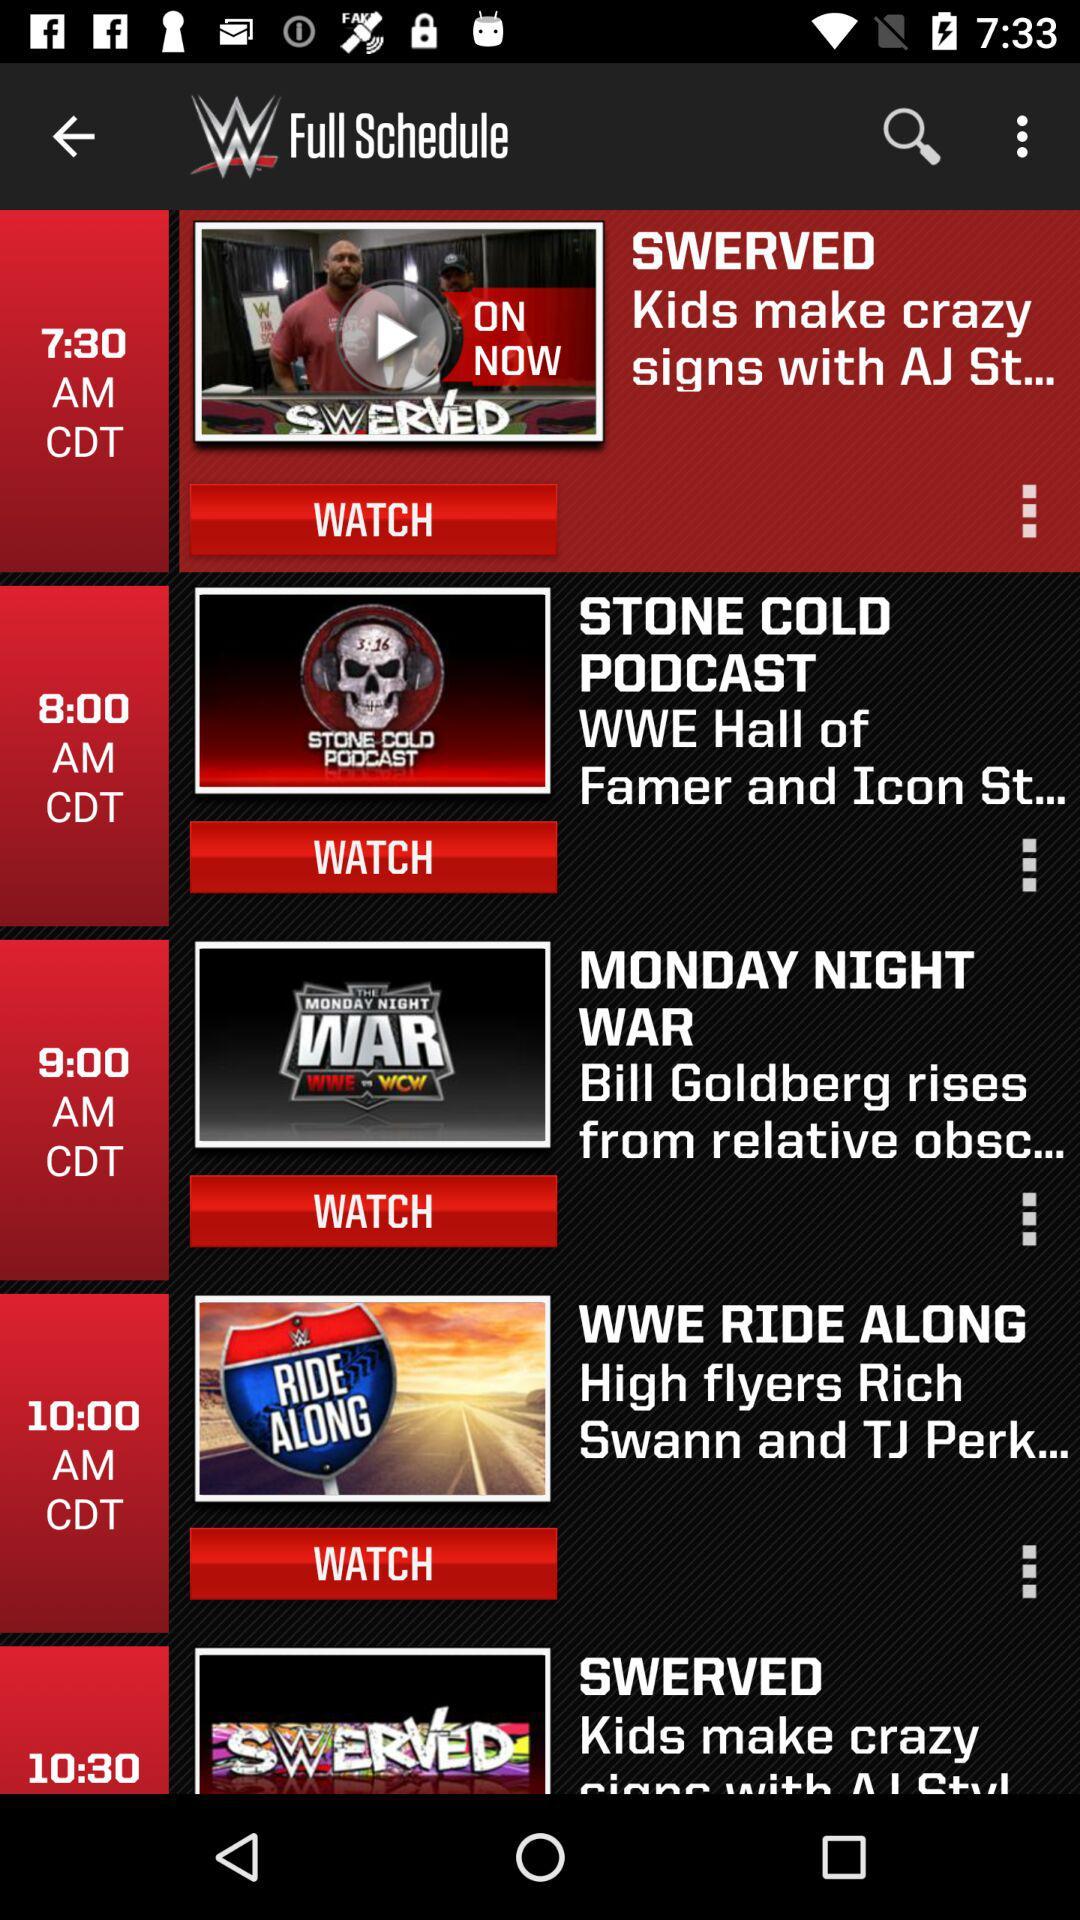  Describe the element at coordinates (1027, 519) in the screenshot. I see `video options` at that location.